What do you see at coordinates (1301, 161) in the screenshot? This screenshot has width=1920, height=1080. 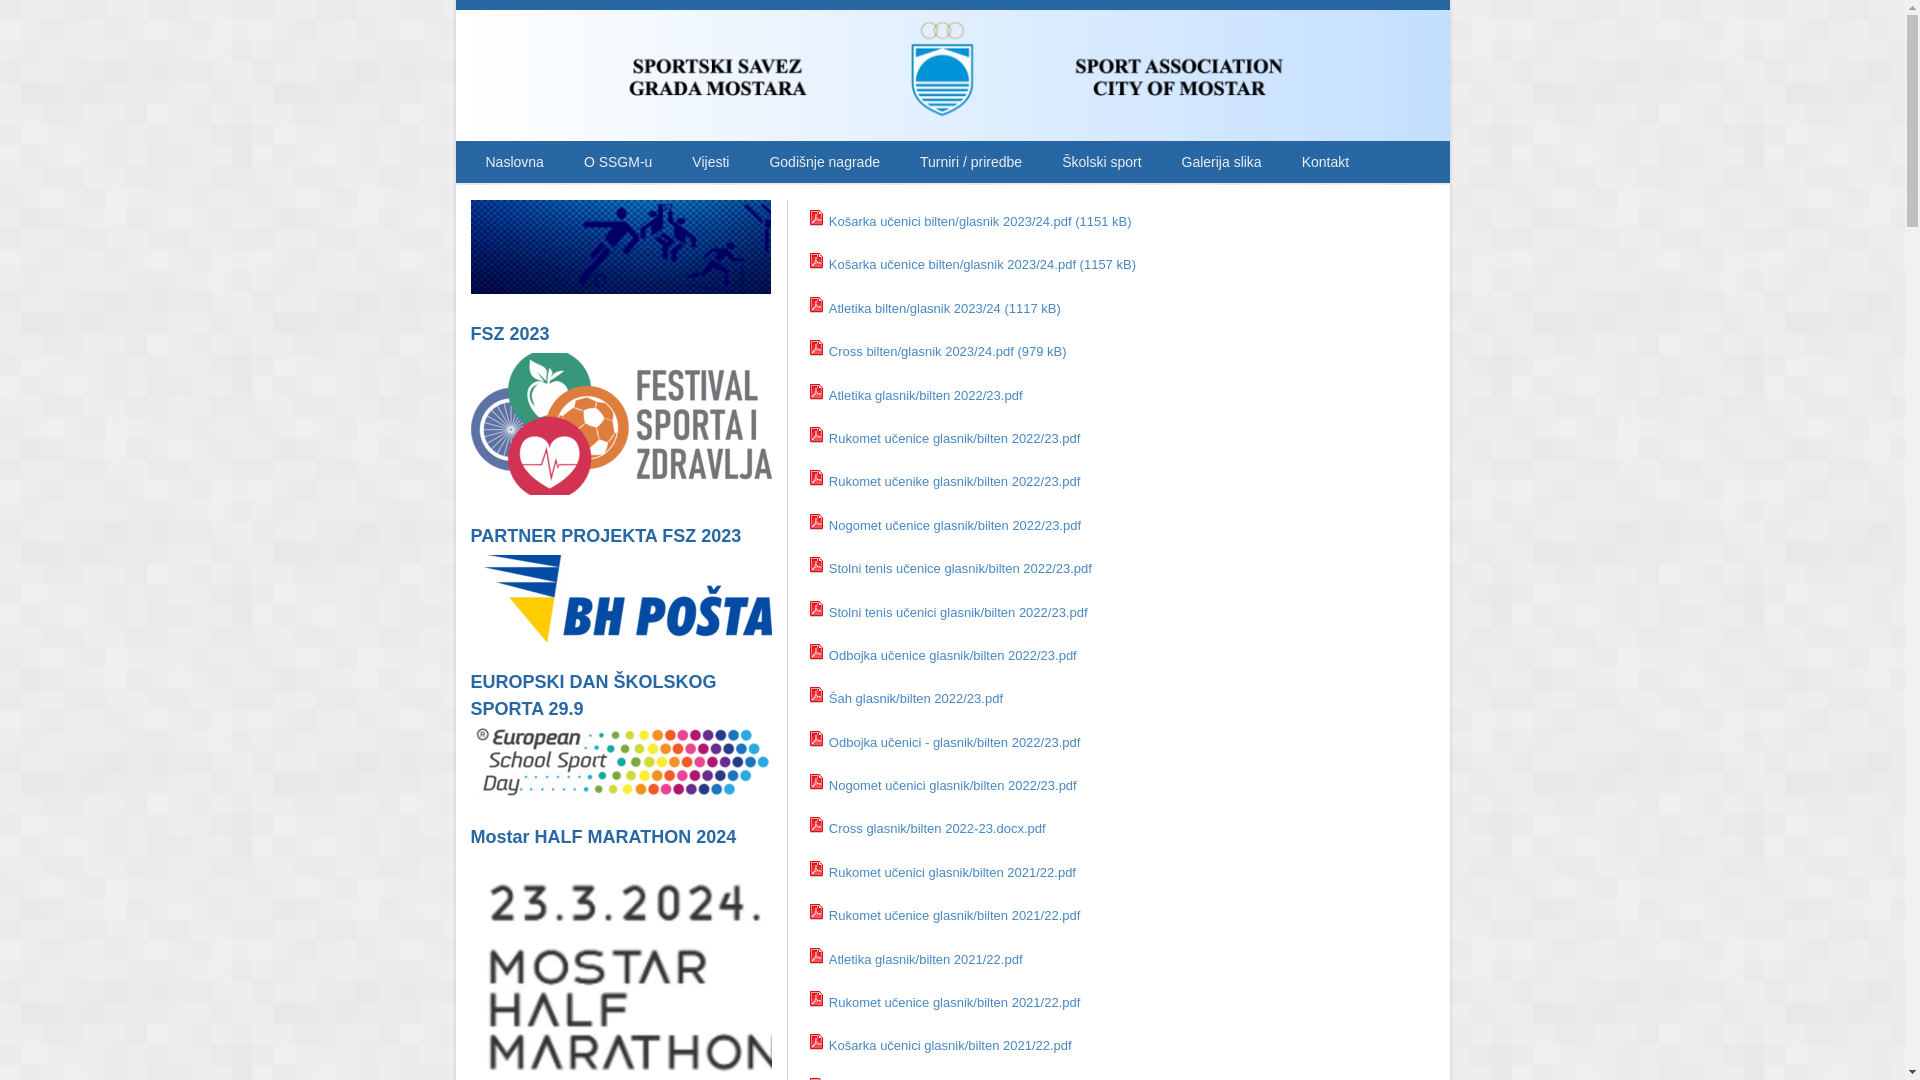 I see `'Kontakt'` at bounding box center [1301, 161].